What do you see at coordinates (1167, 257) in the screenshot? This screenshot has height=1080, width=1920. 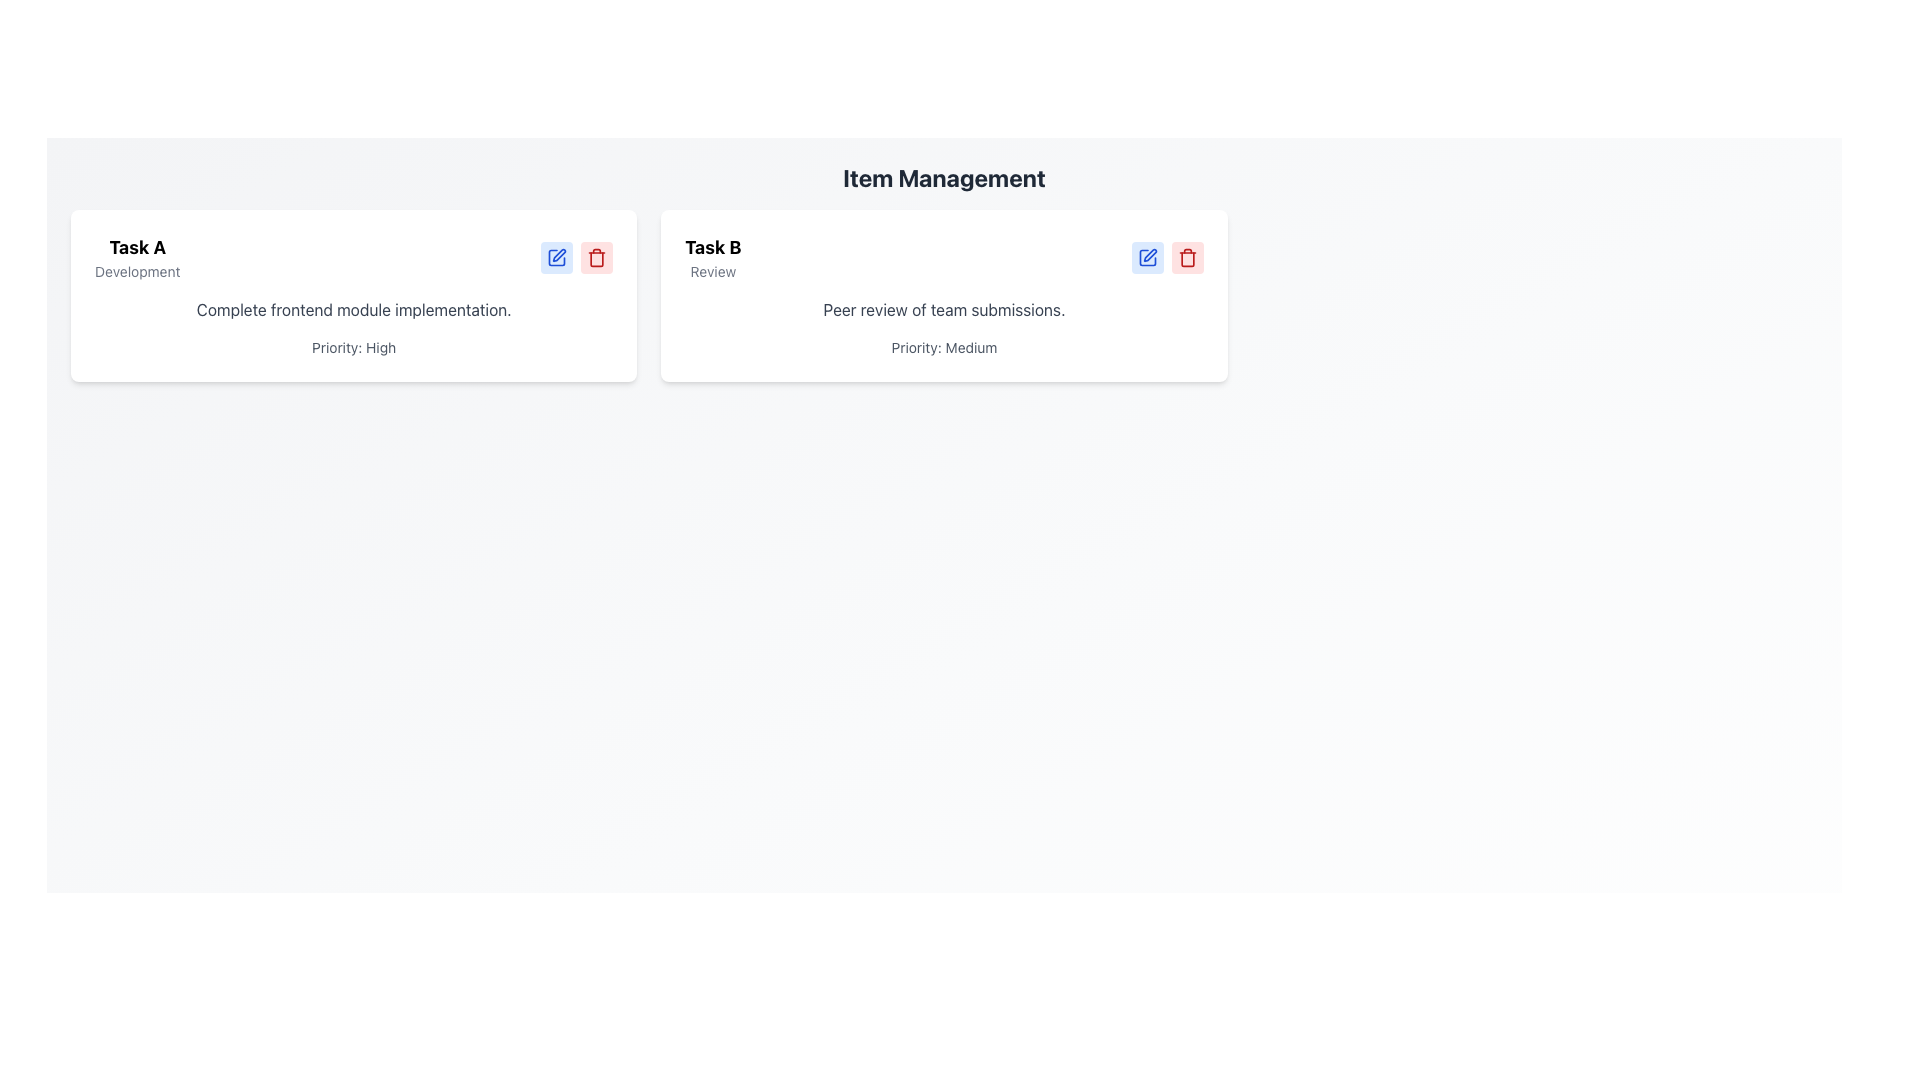 I see `the button group located in the top-right corner of the 'Task B' card` at bounding box center [1167, 257].